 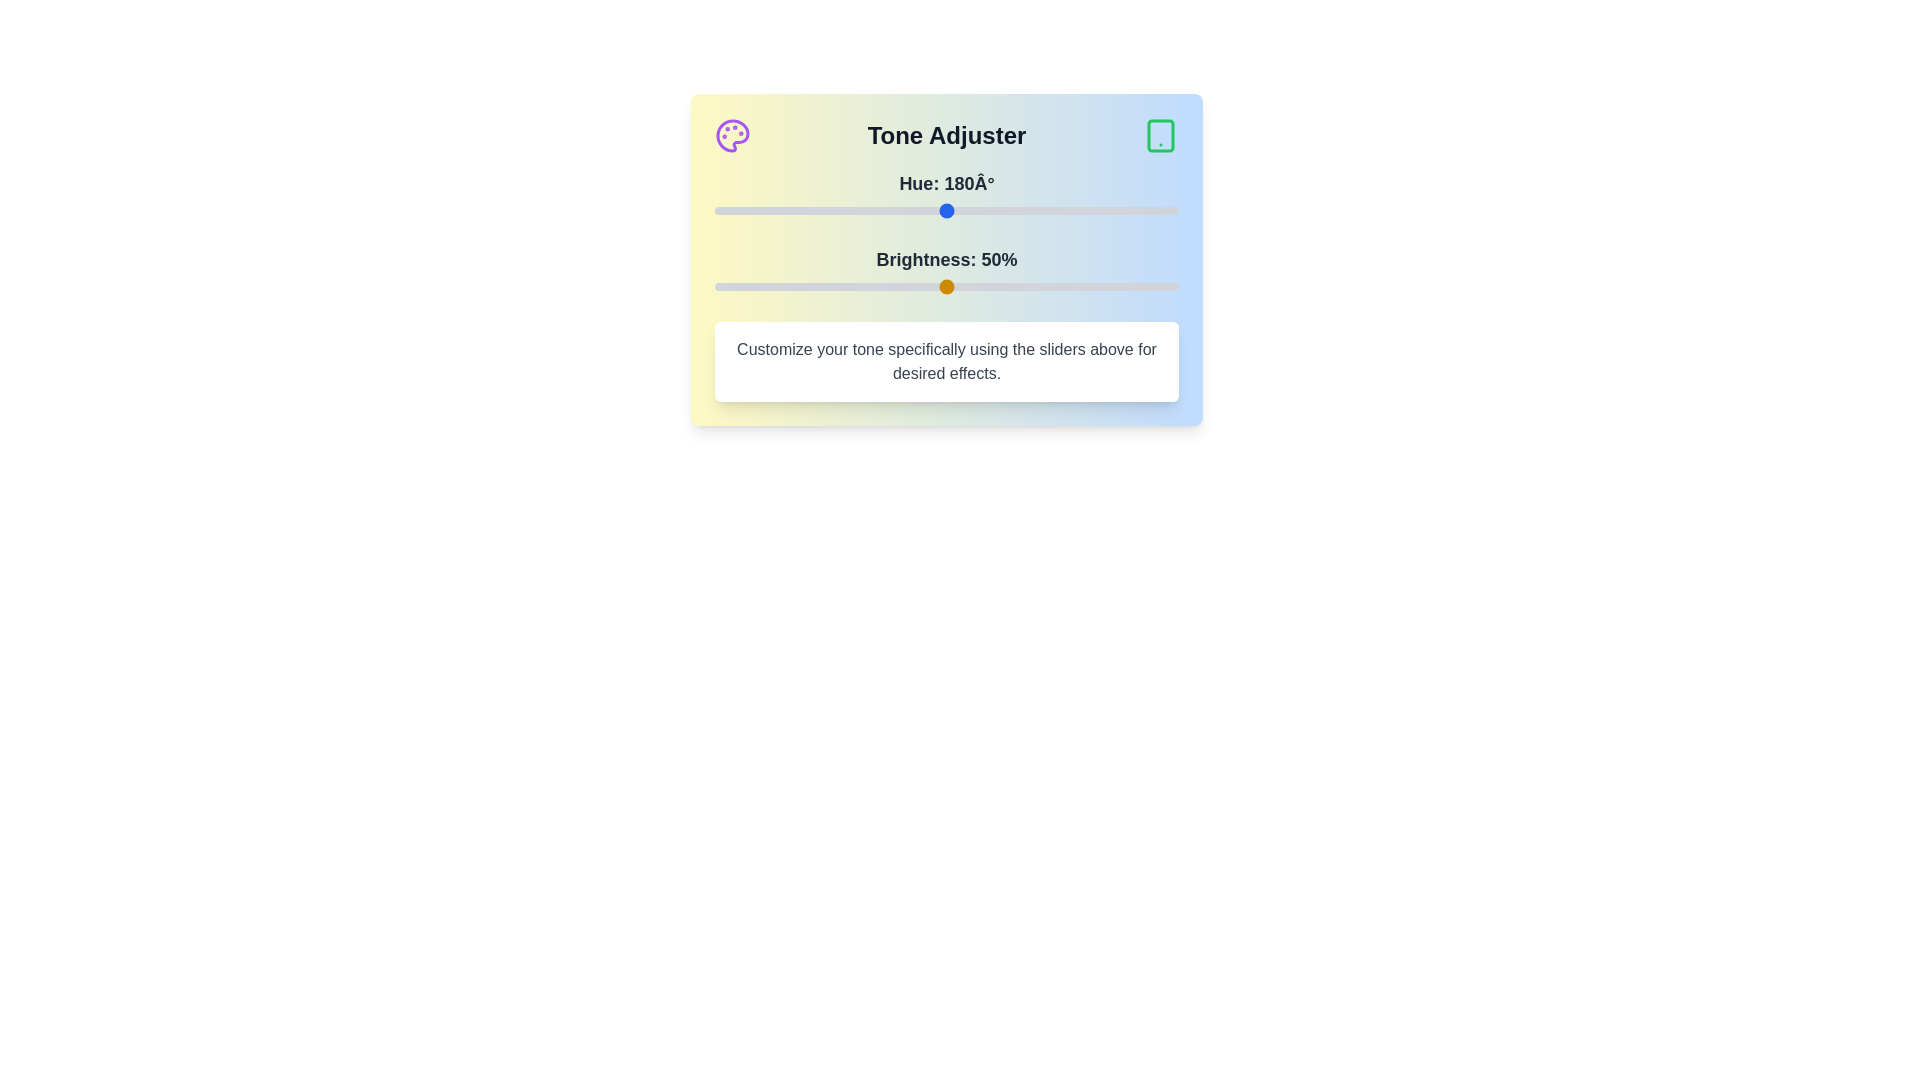 What do you see at coordinates (932, 286) in the screenshot?
I see `the brightness slider to 47%` at bounding box center [932, 286].